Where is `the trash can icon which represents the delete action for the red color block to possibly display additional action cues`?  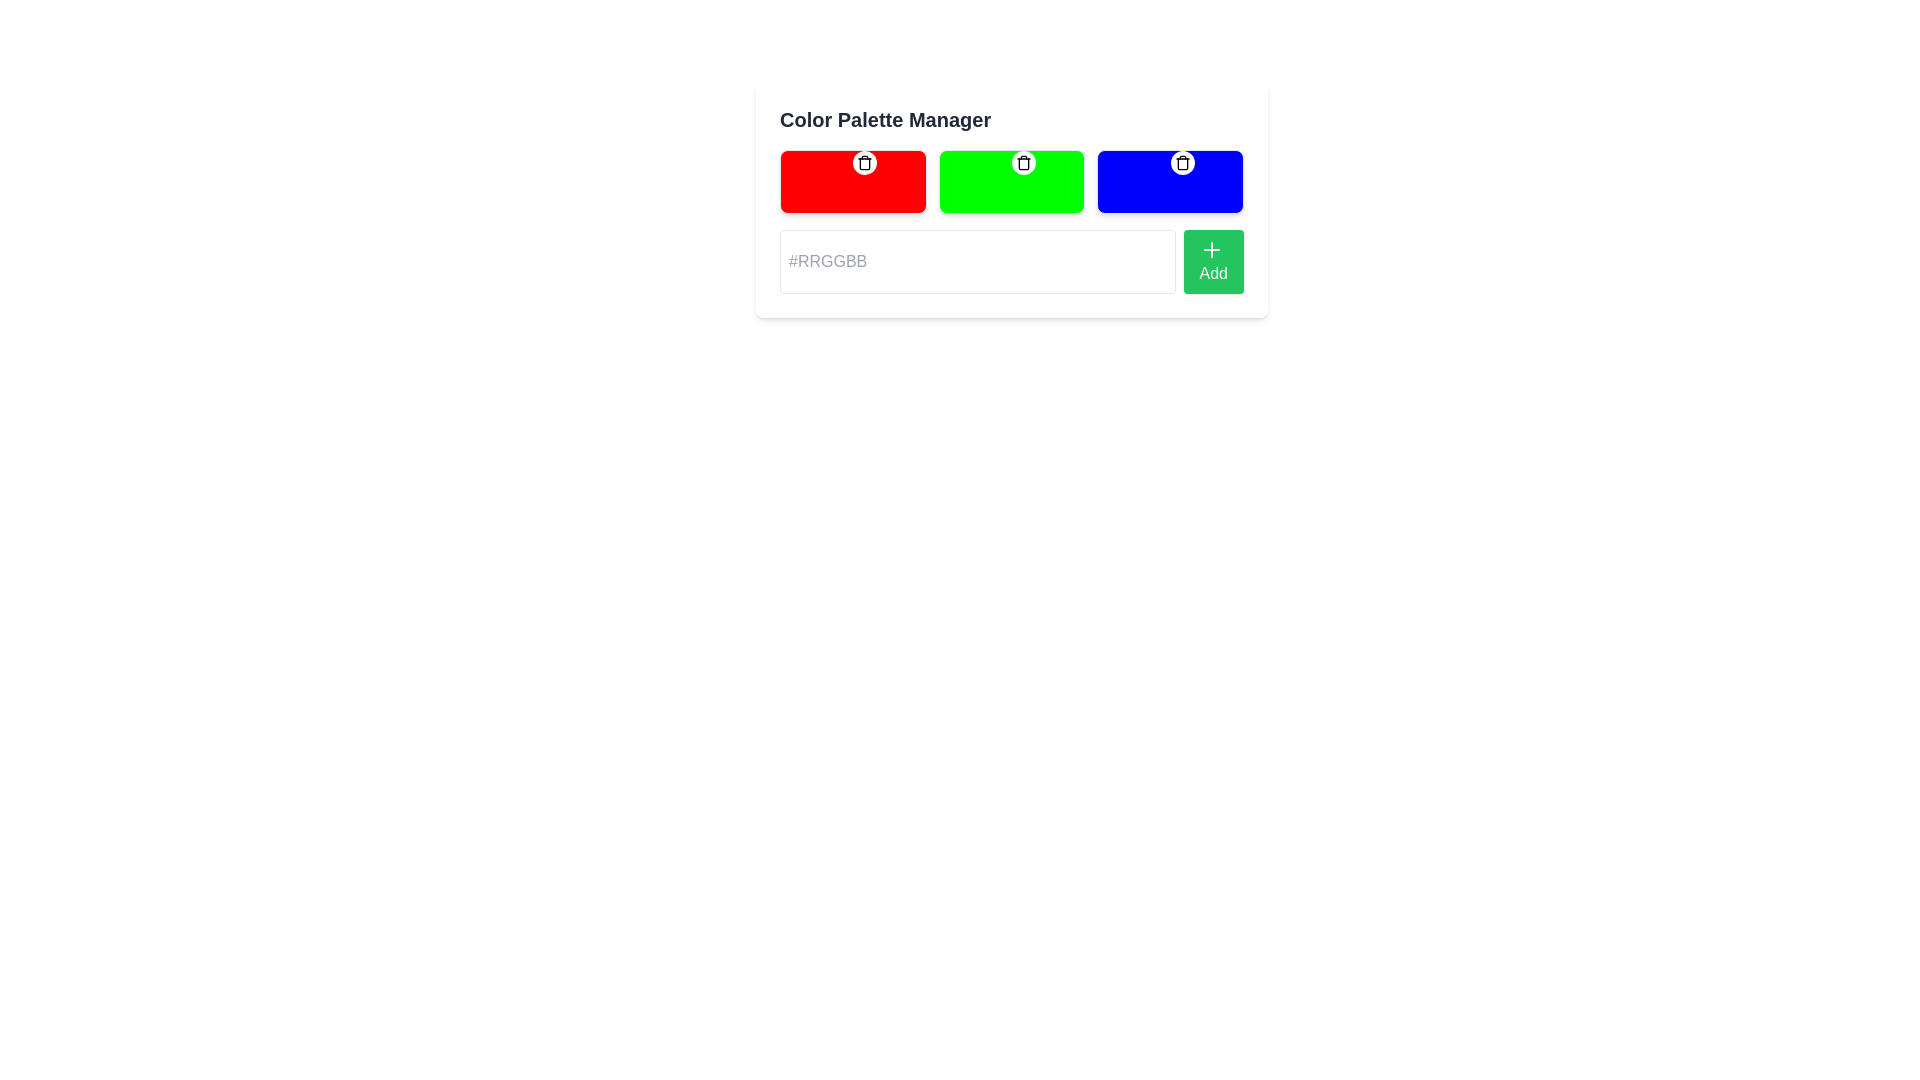 the trash can icon which represents the delete action for the red color block to possibly display additional action cues is located at coordinates (865, 161).